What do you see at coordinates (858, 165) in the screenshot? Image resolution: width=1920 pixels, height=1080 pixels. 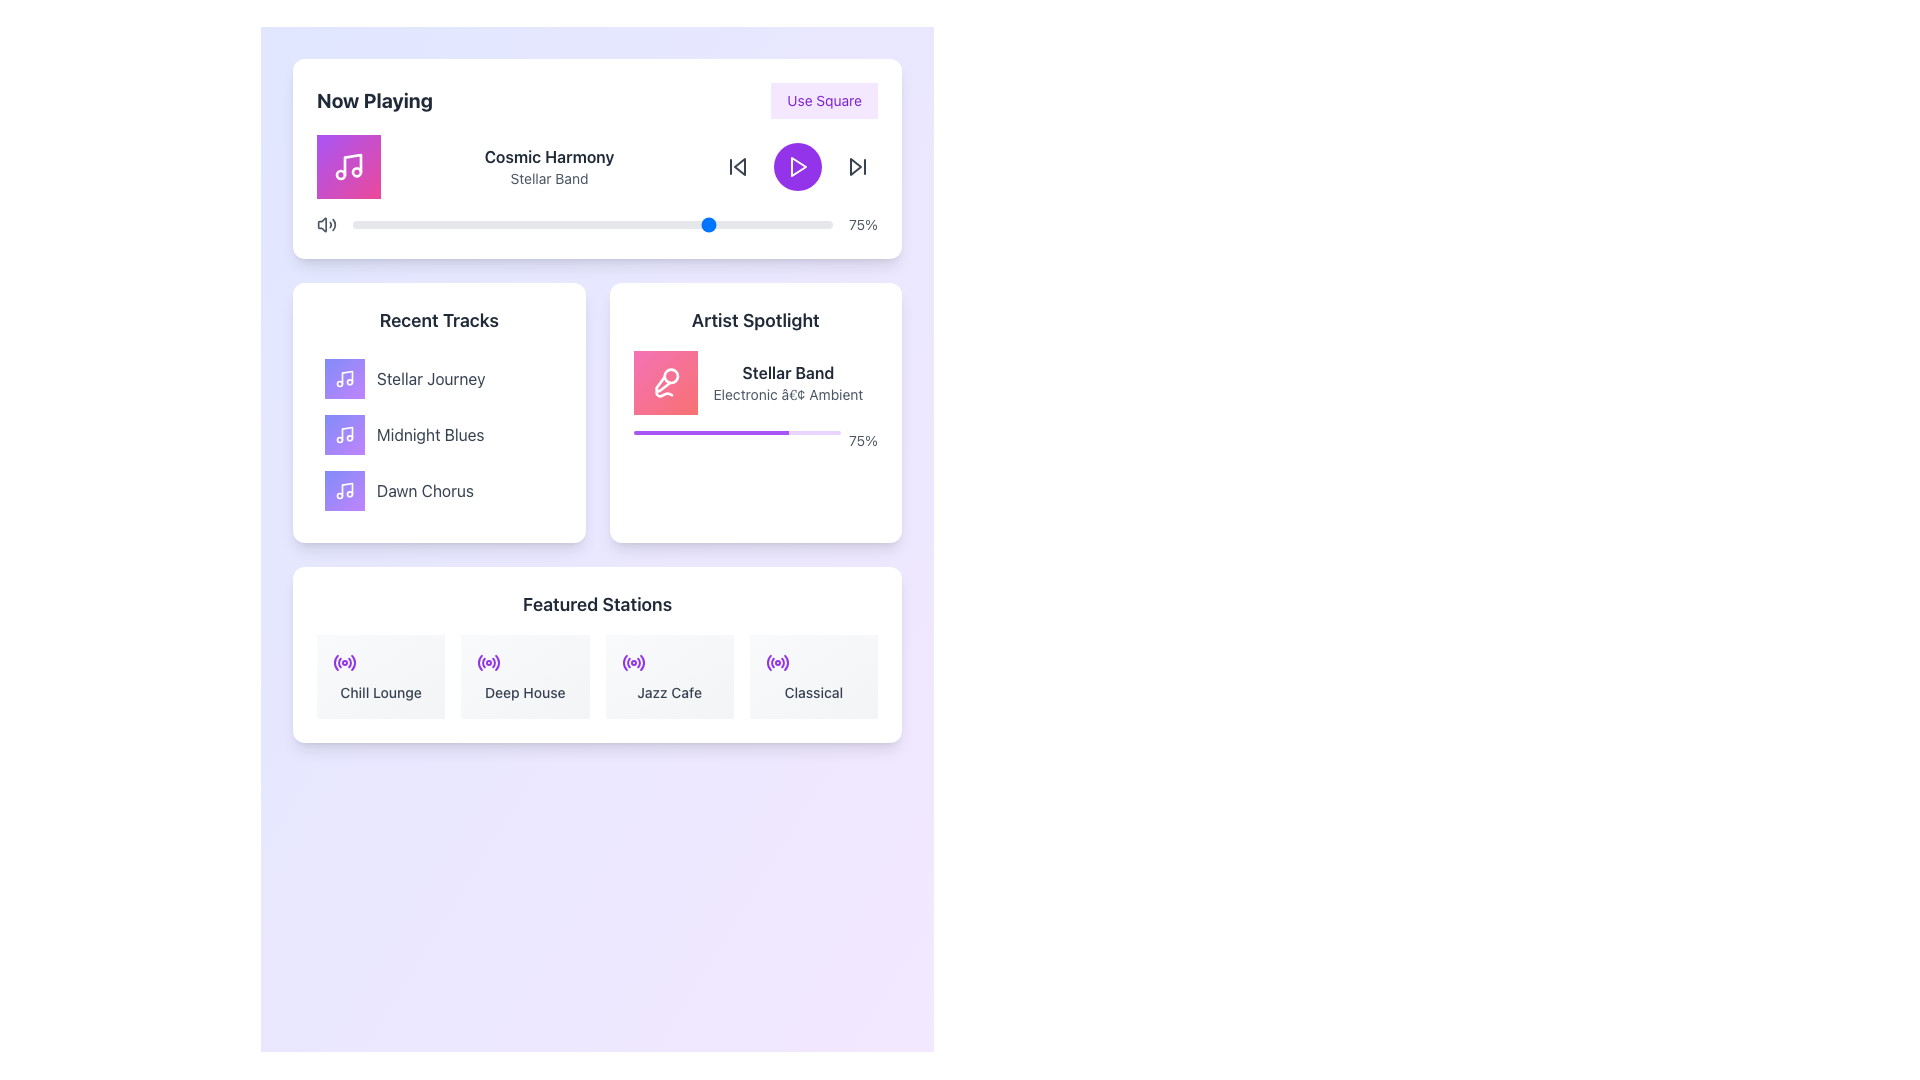 I see `the 'Next' button located in the 'Now Playing' section to change its background color` at bounding box center [858, 165].